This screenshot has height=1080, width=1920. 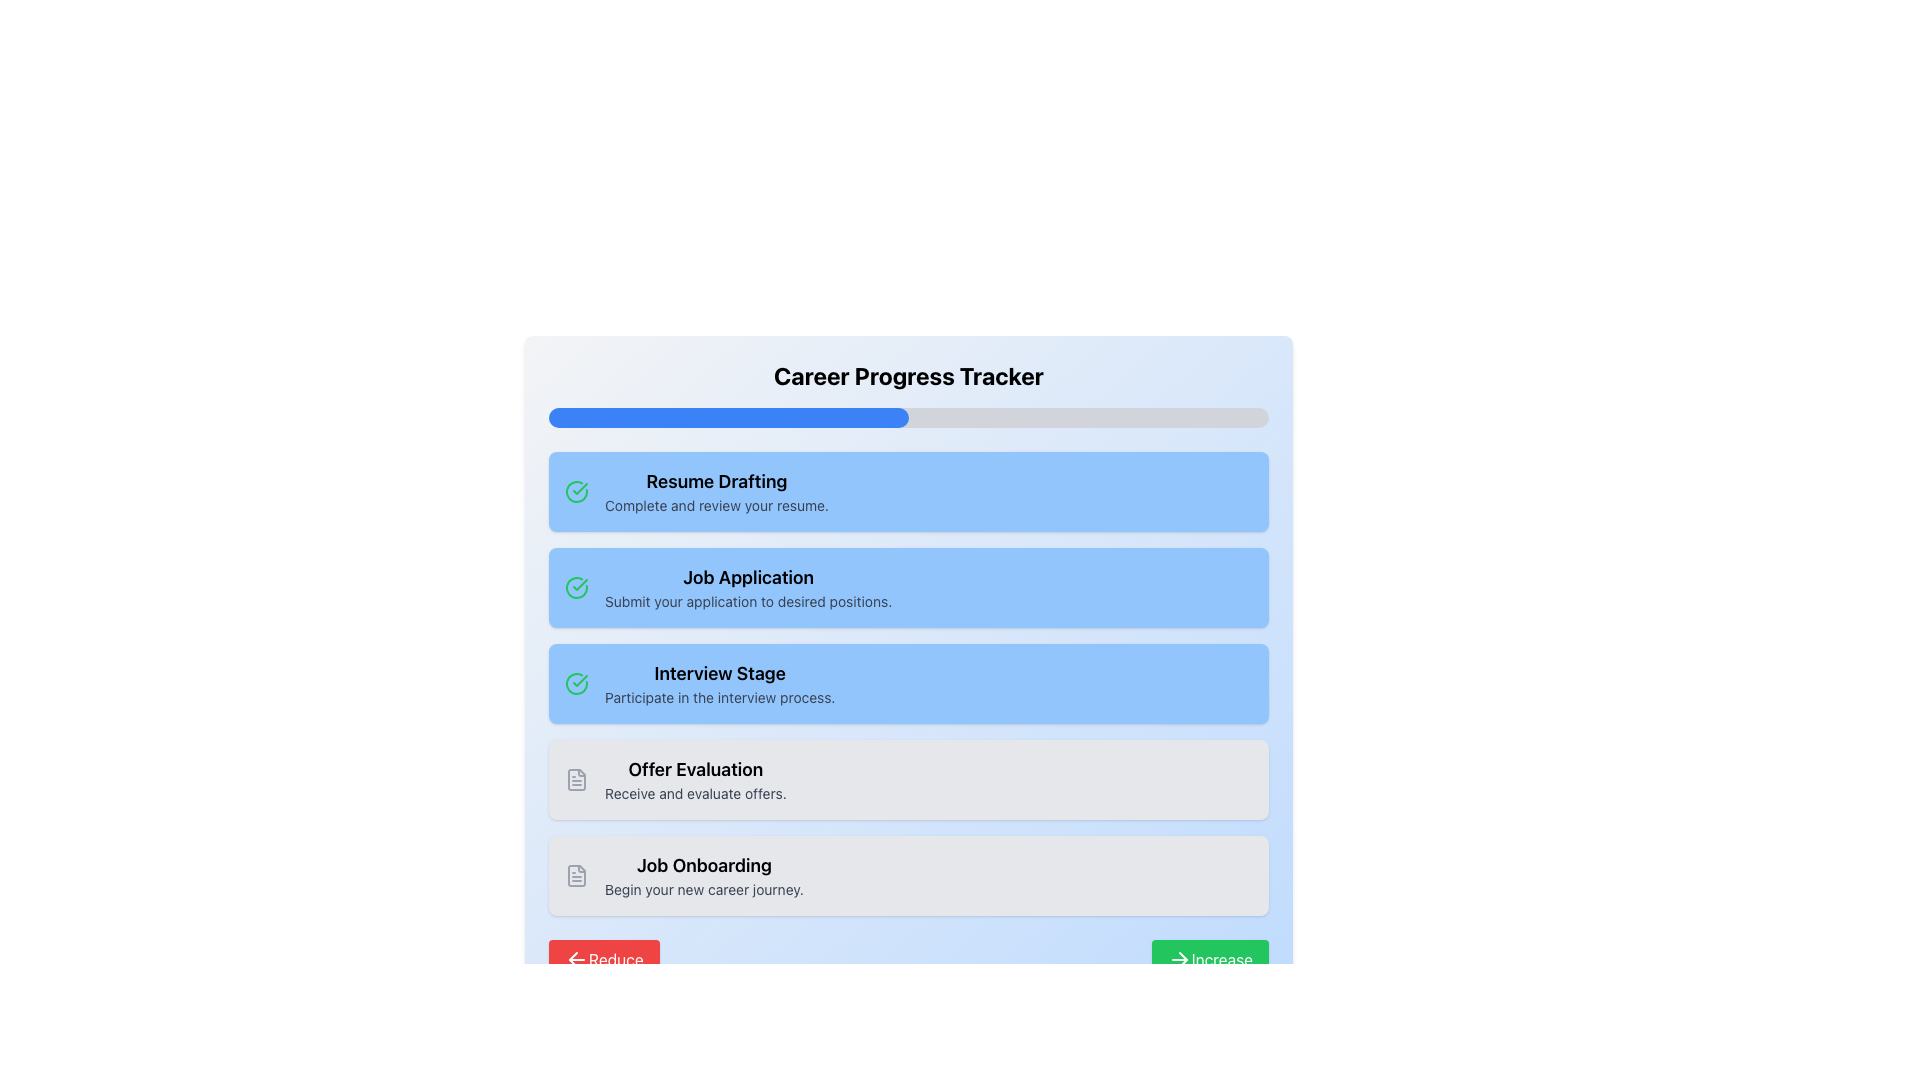 What do you see at coordinates (720, 674) in the screenshot?
I see `header text 'Interview Stage' in the career progress tracker interface, which is located in the third section above the description text` at bounding box center [720, 674].